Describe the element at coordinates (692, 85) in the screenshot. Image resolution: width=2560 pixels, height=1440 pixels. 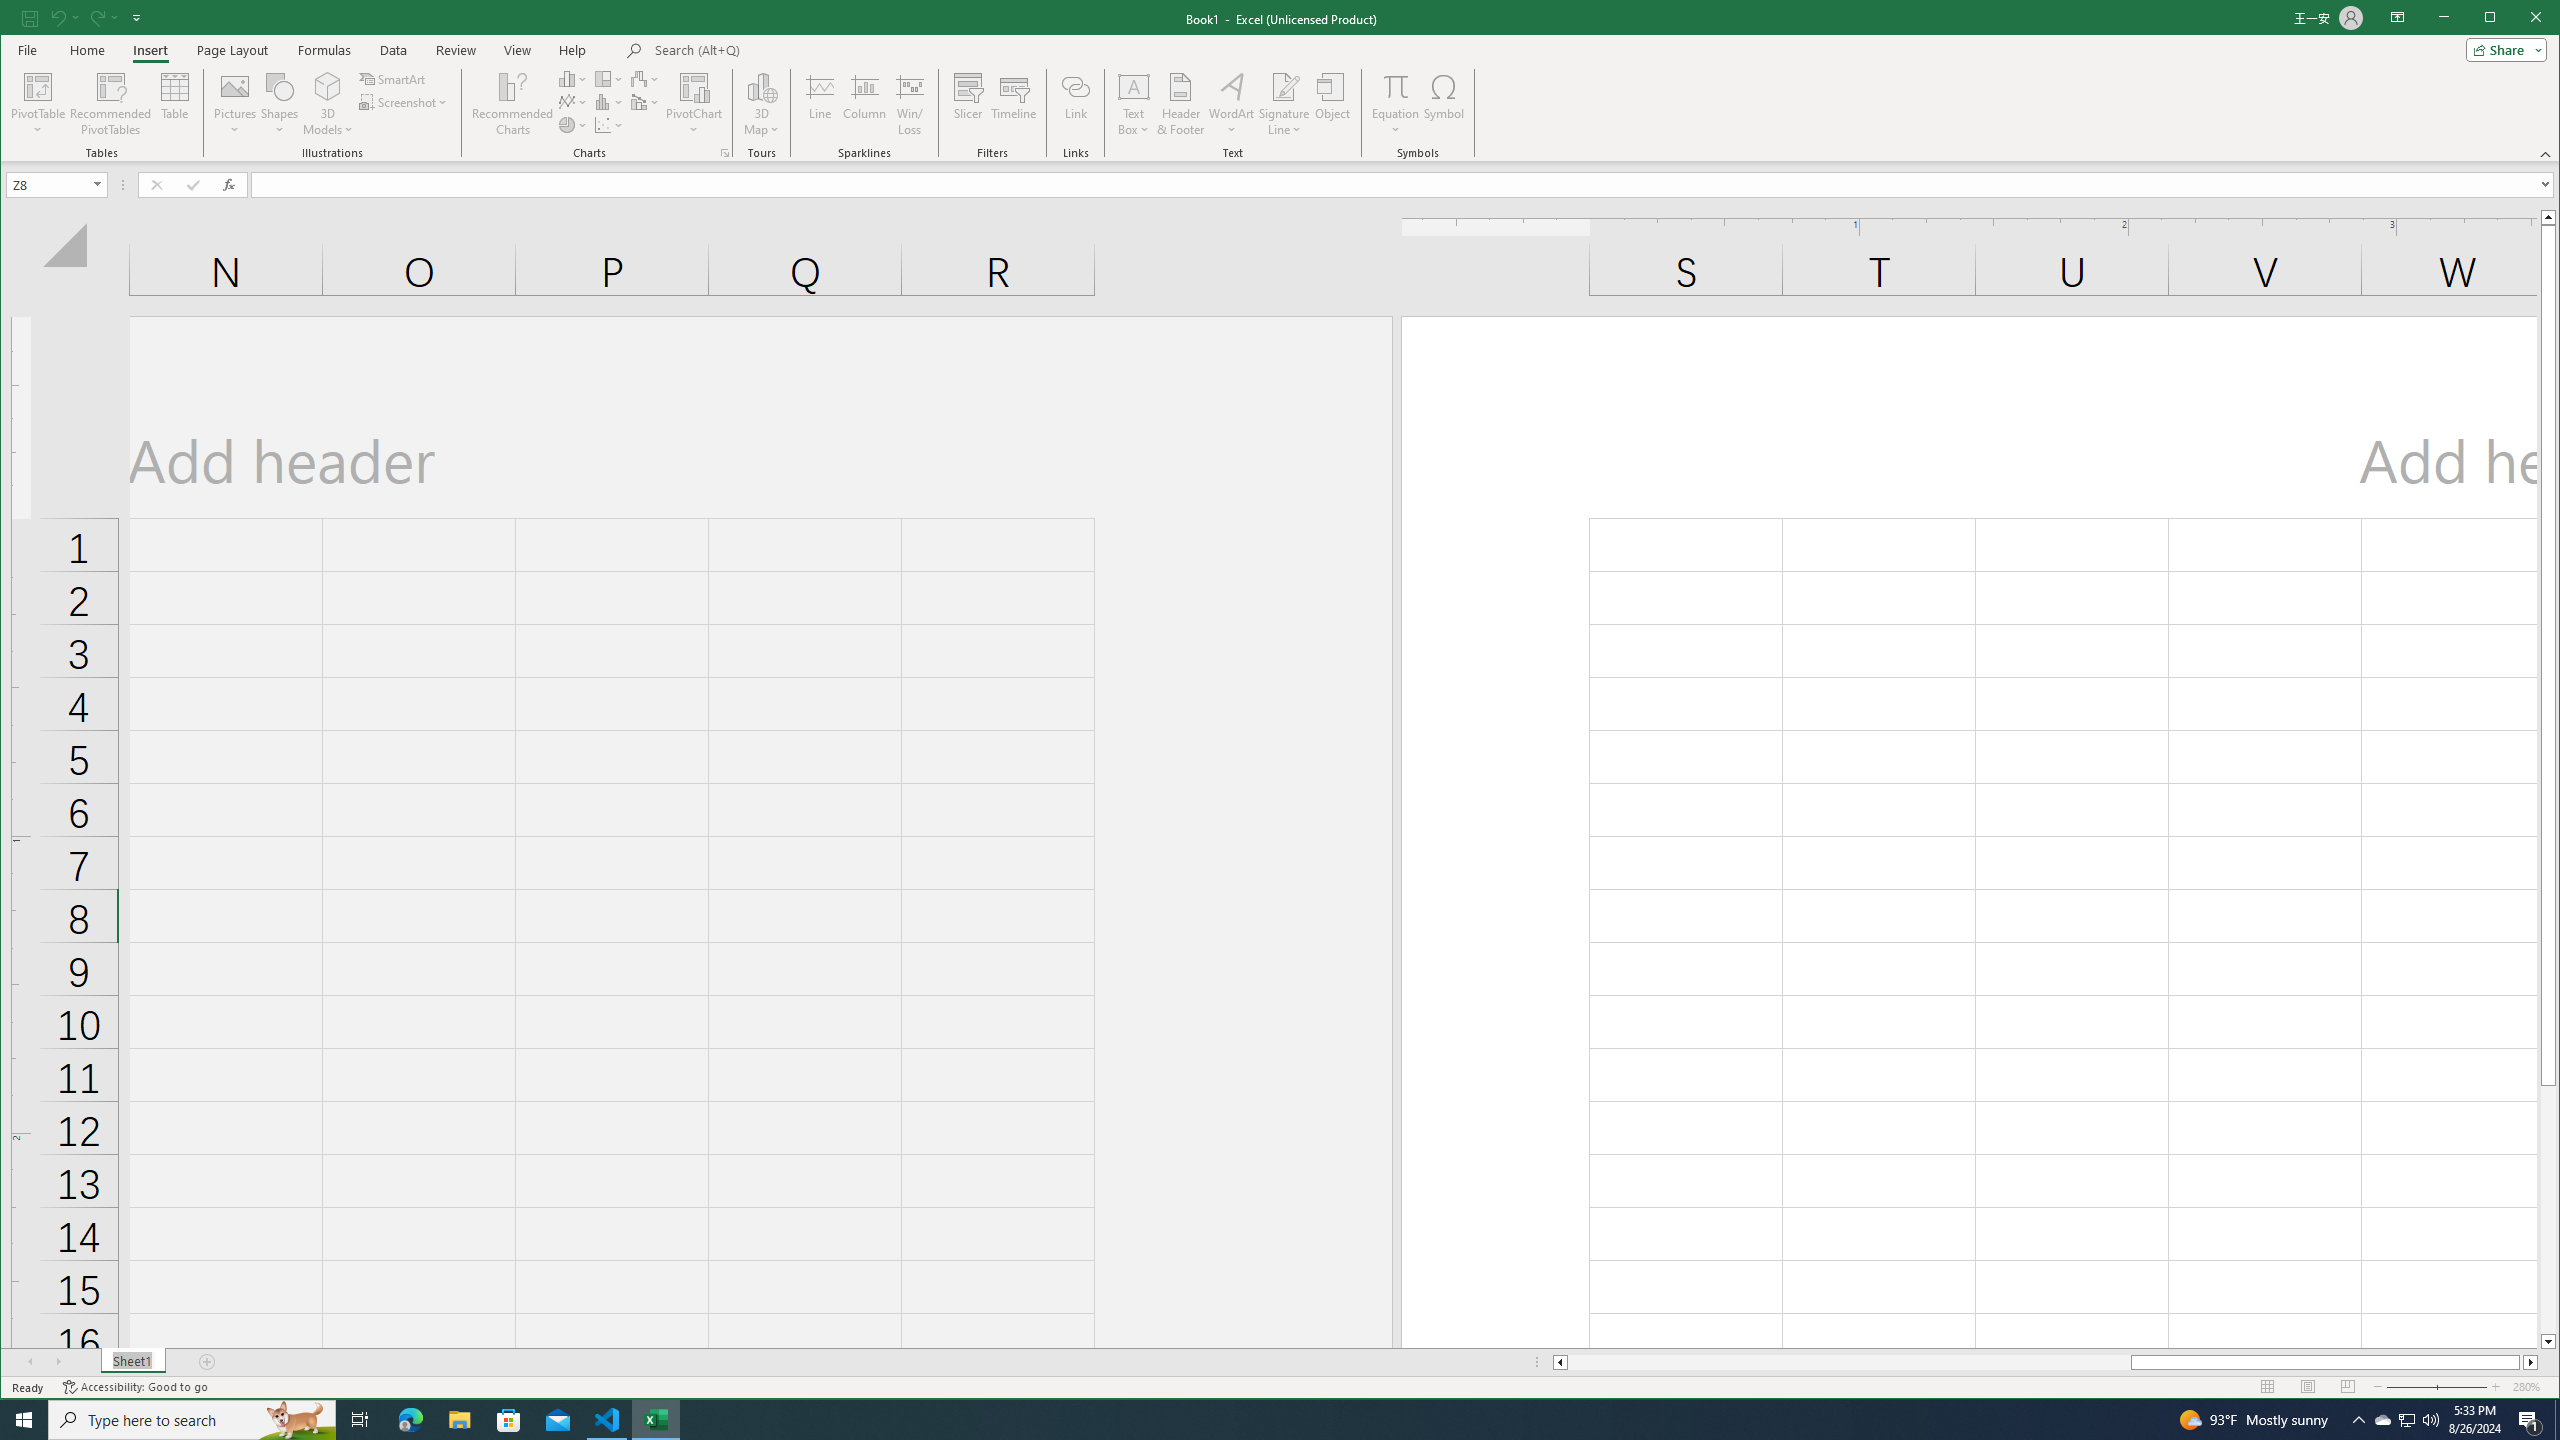
I see `'PivotChart'` at that location.